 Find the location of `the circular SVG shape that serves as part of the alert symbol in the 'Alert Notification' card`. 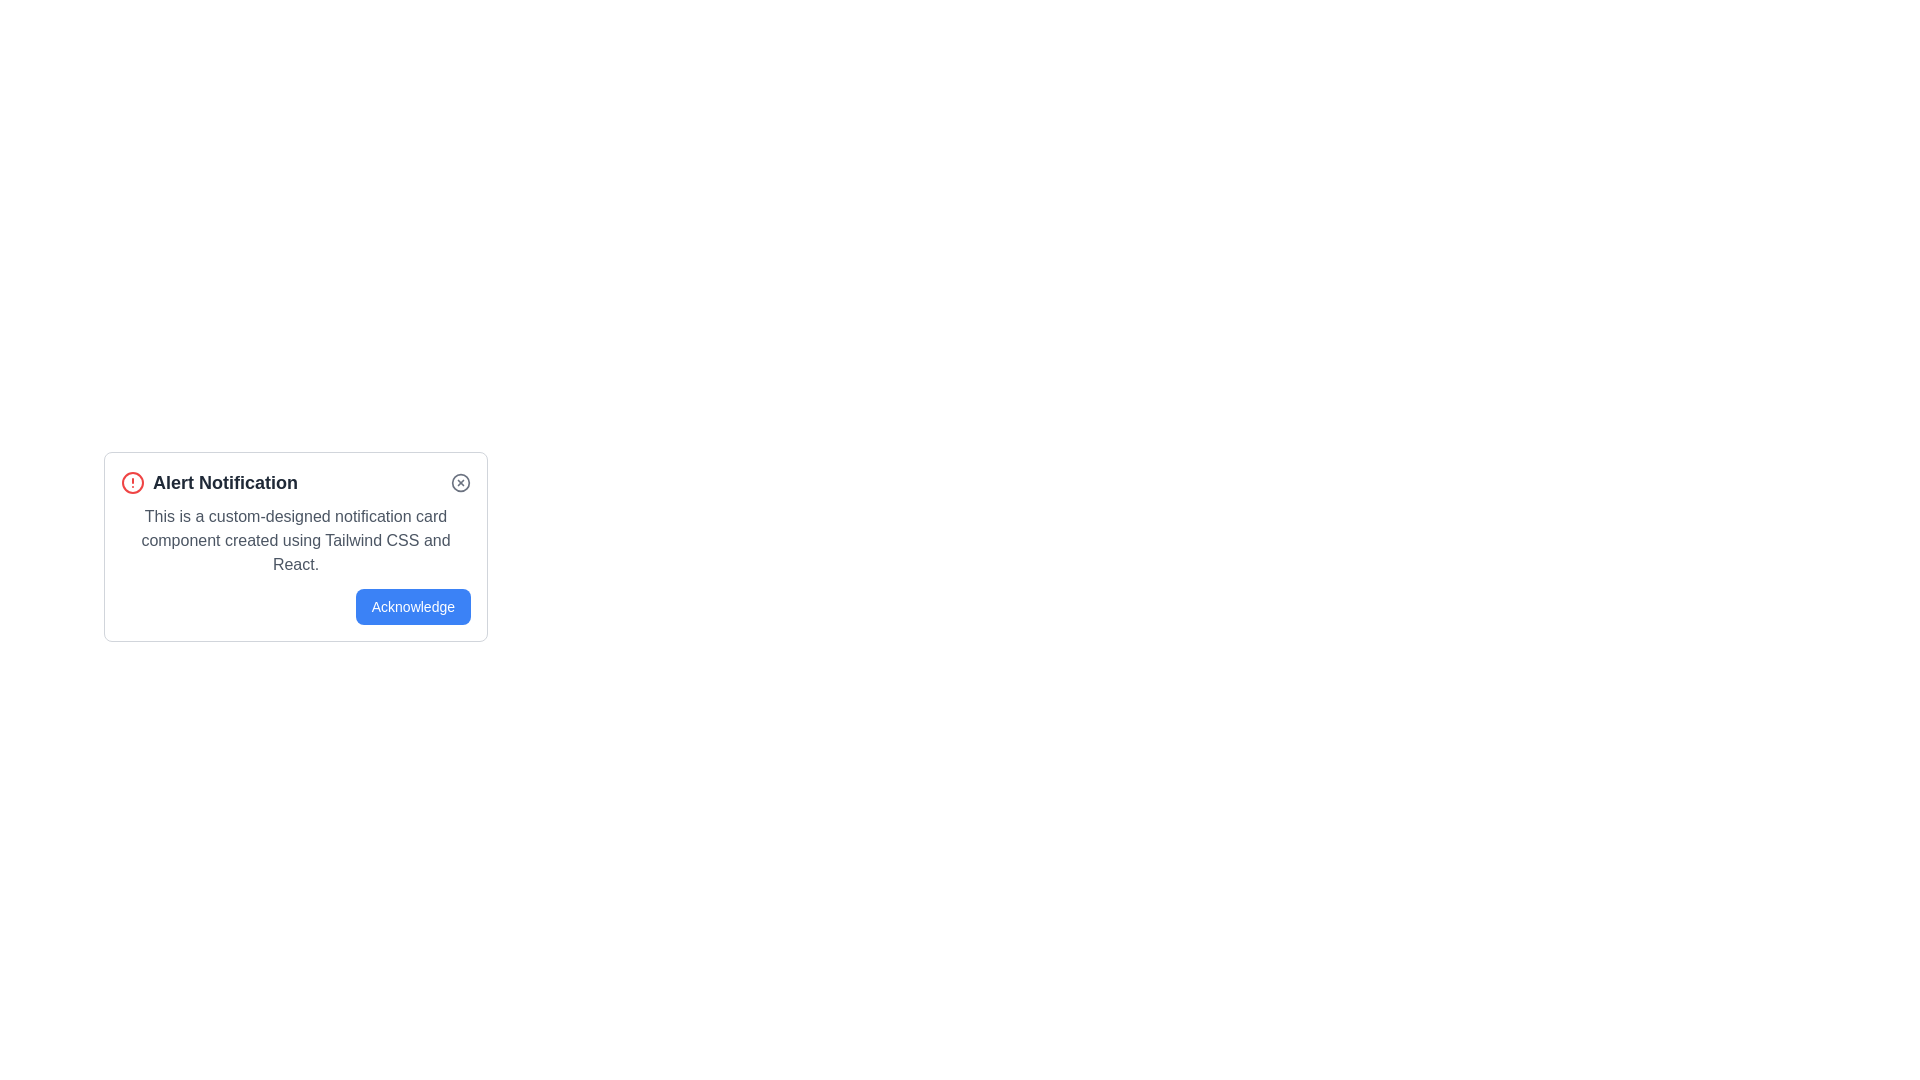

the circular SVG shape that serves as part of the alert symbol in the 'Alert Notification' card is located at coordinates (132, 482).